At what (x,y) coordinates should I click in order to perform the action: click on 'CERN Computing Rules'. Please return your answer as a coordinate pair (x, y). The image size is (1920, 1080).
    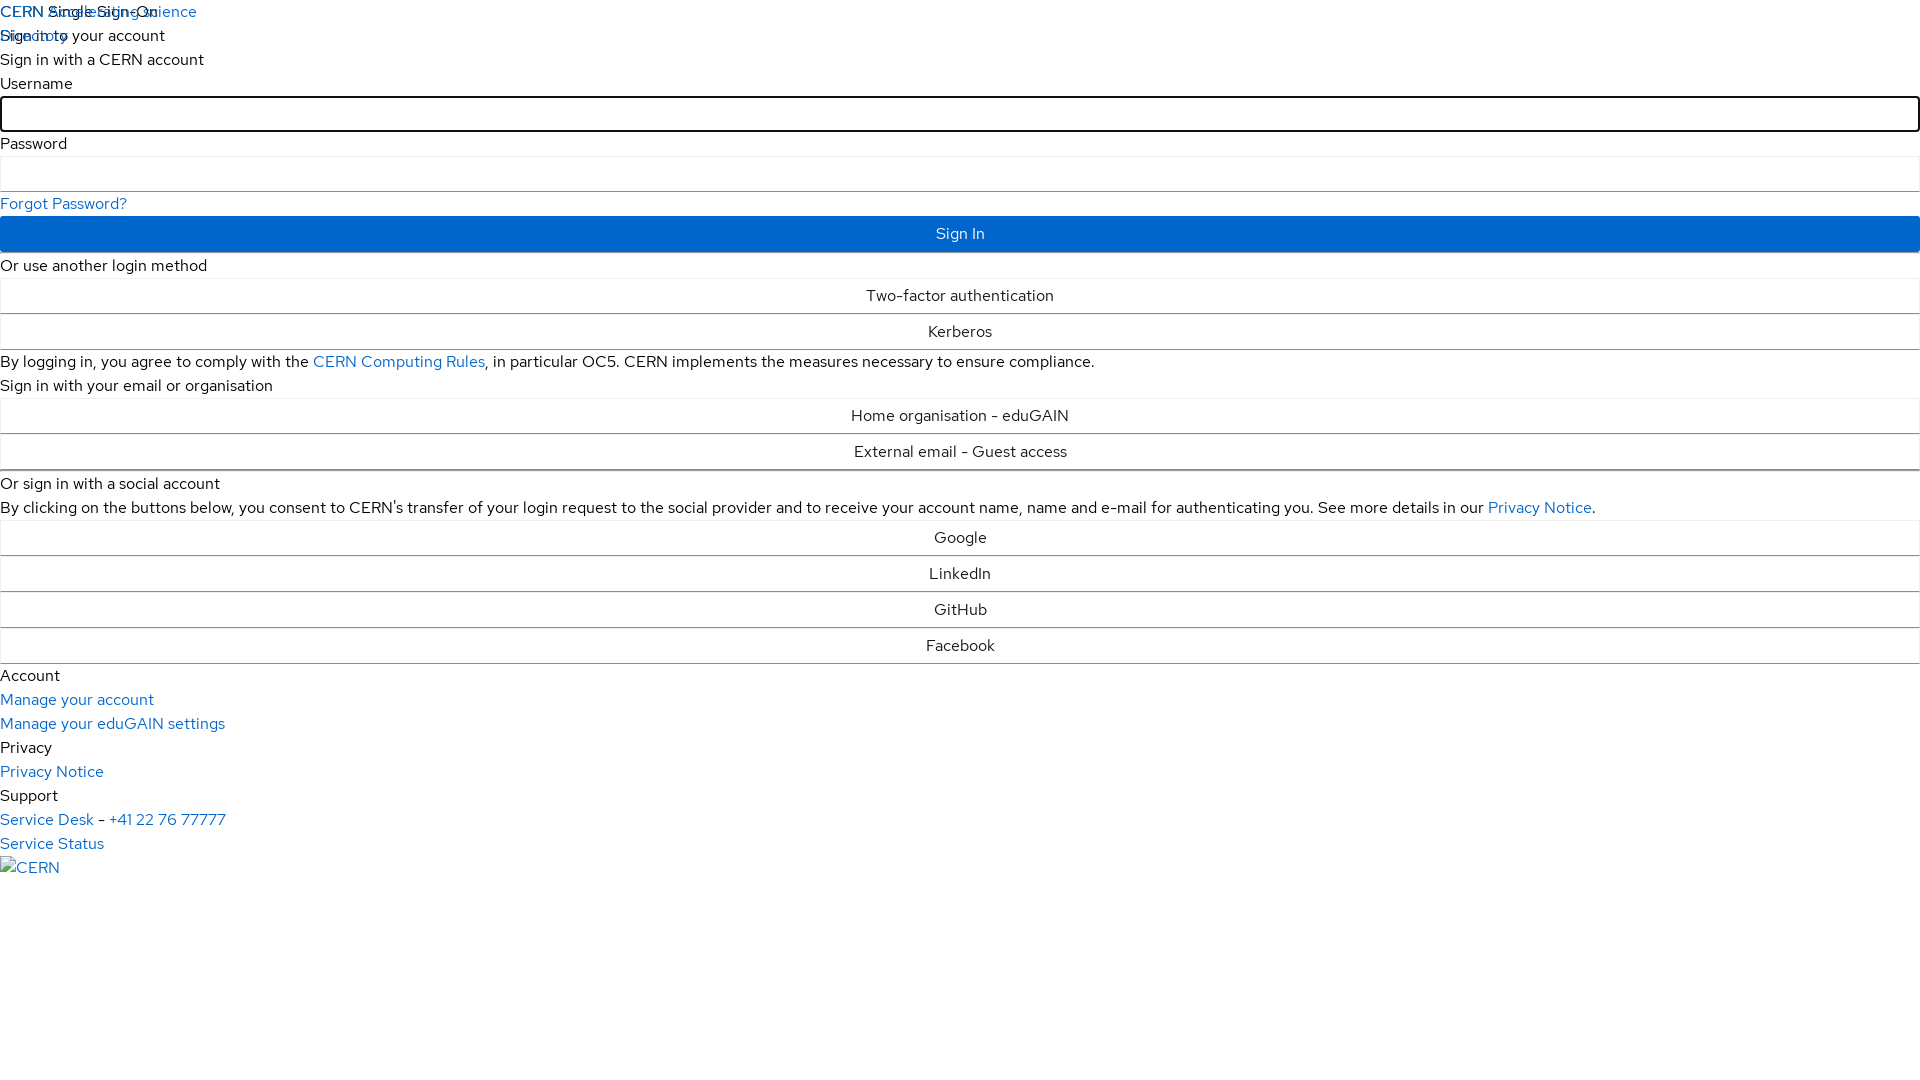
    Looking at the image, I should click on (398, 361).